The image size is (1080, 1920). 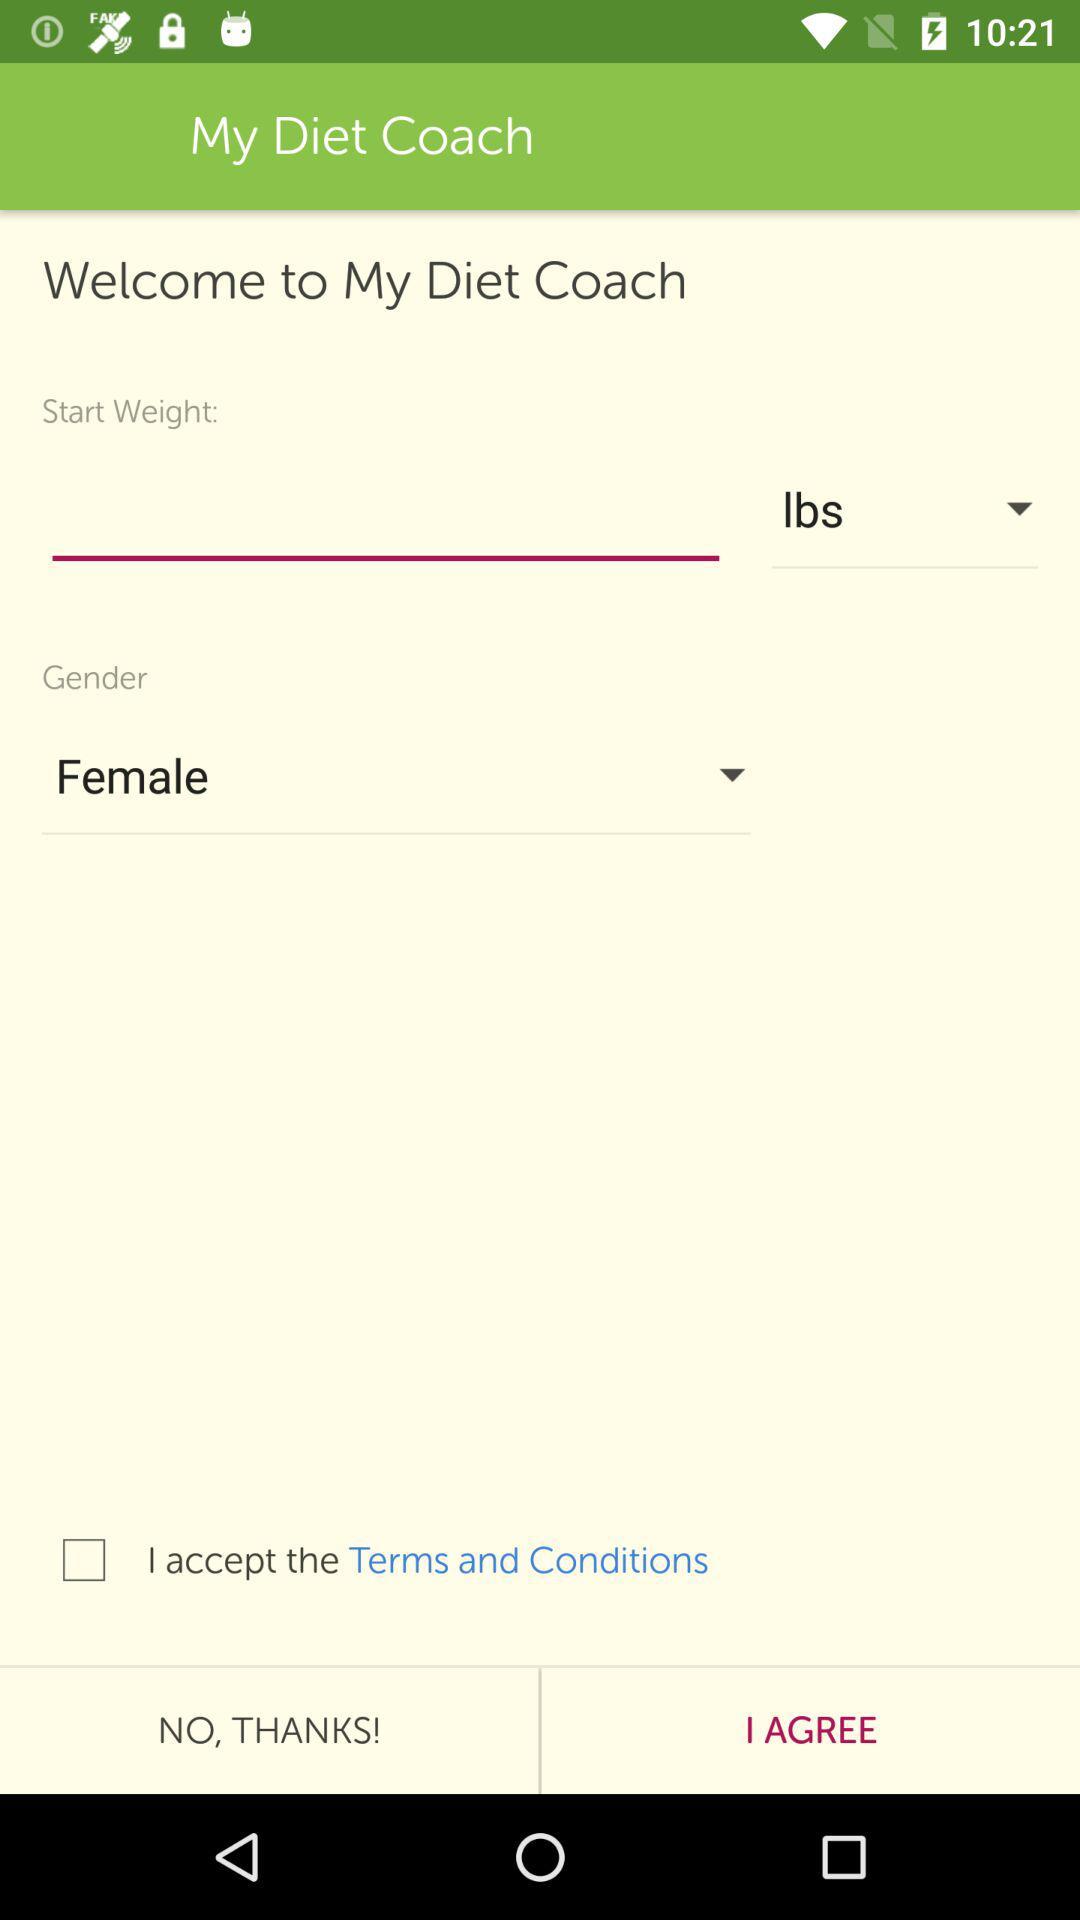 I want to click on icon below start weight:, so click(x=385, y=514).